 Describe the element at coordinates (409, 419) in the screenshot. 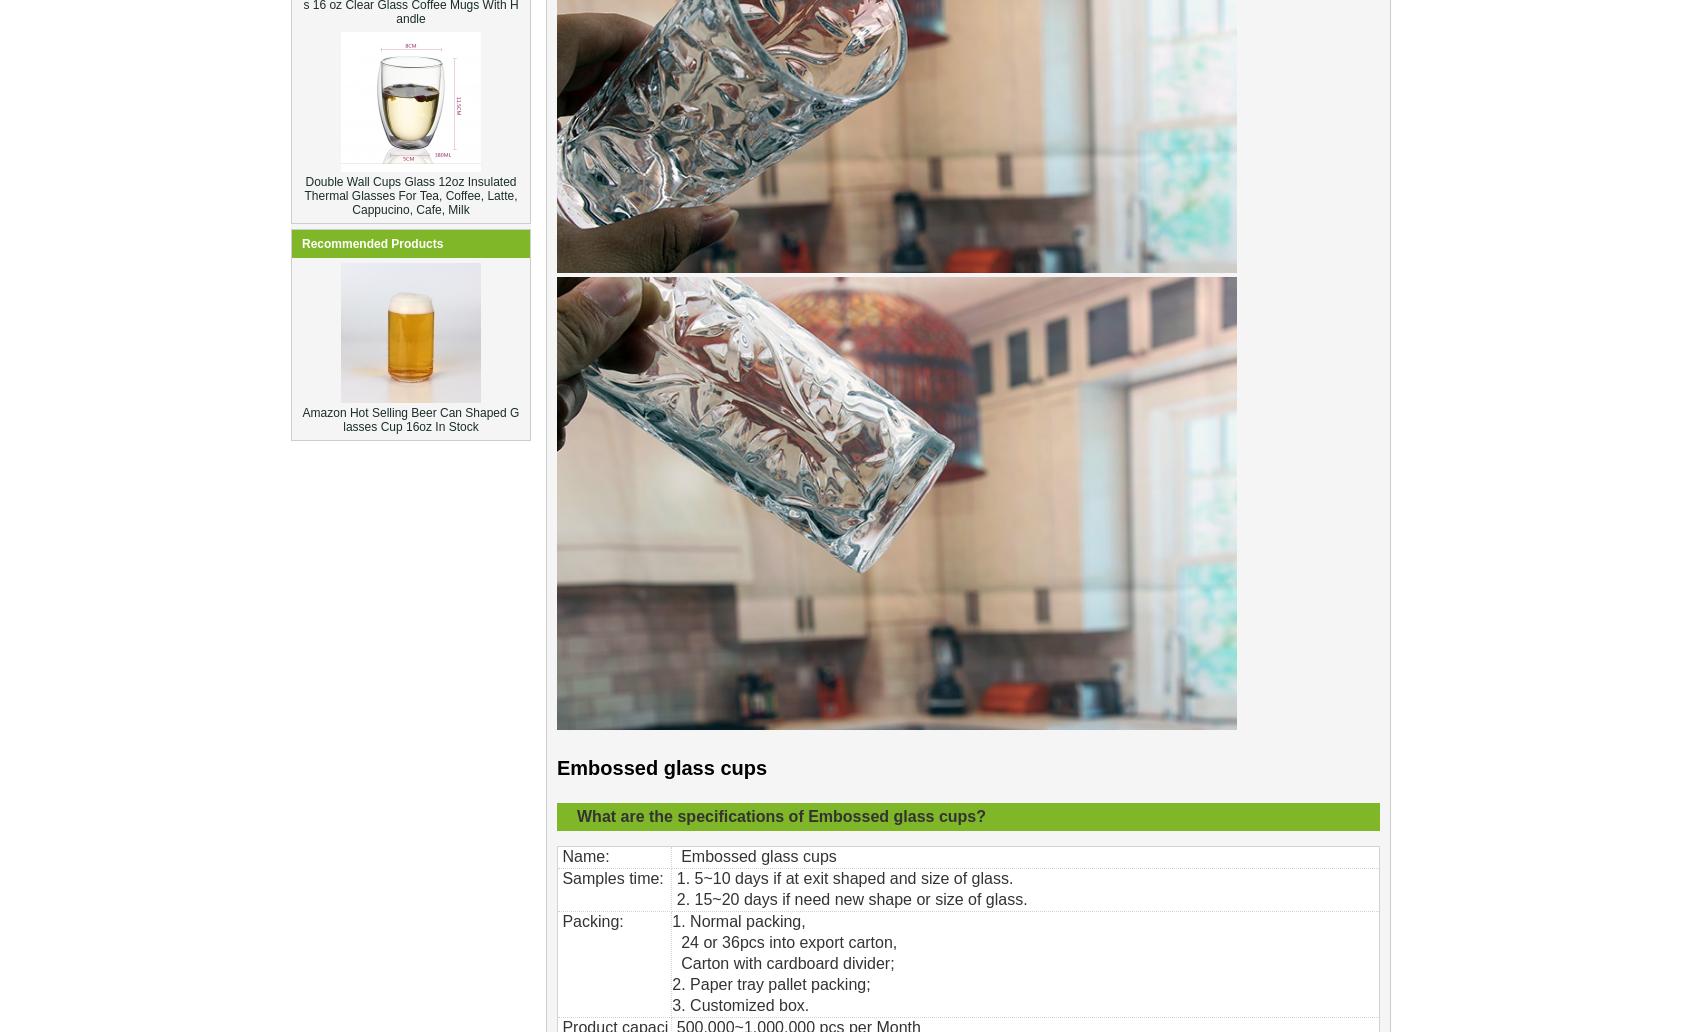

I see `'Amazon Hot Selling Beer Can Shaped Glasses Cup 16oz In Stock'` at that location.